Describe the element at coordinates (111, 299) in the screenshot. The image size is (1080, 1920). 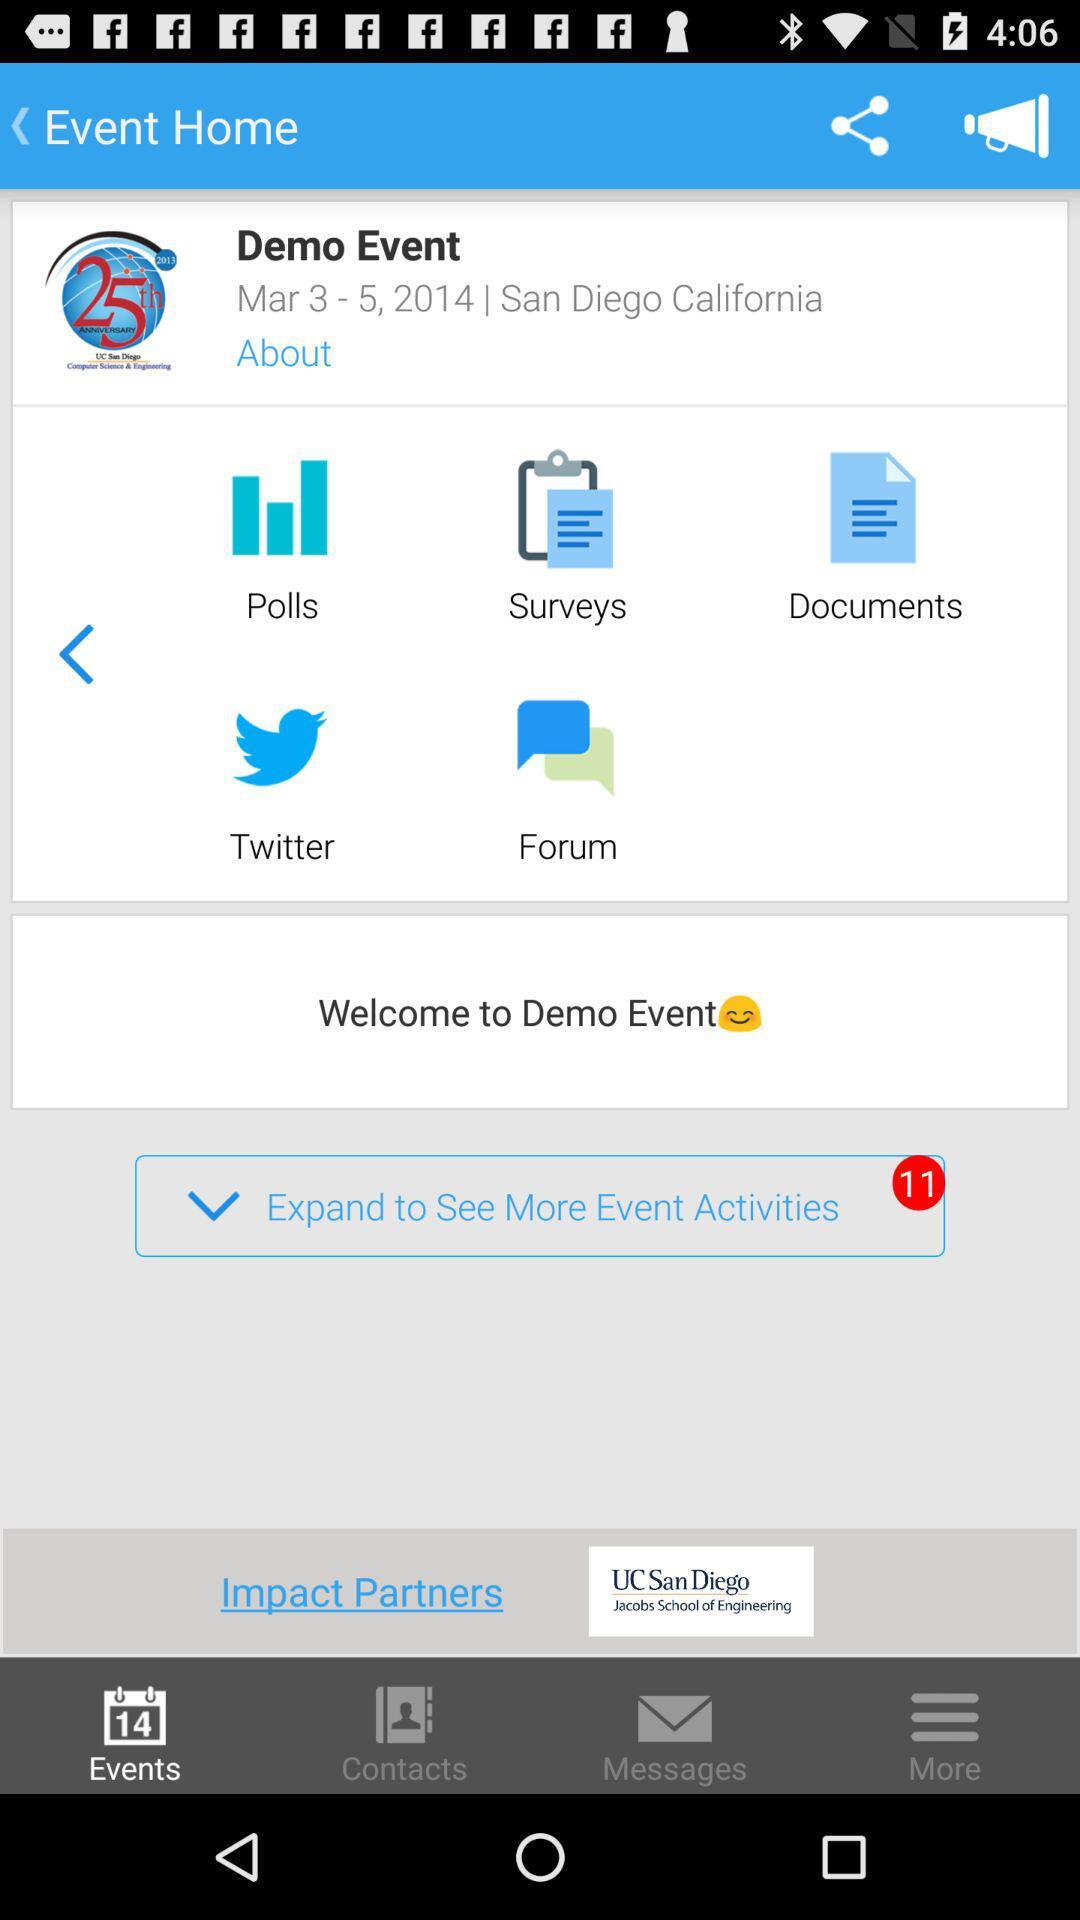
I see `the app next to the demo event` at that location.